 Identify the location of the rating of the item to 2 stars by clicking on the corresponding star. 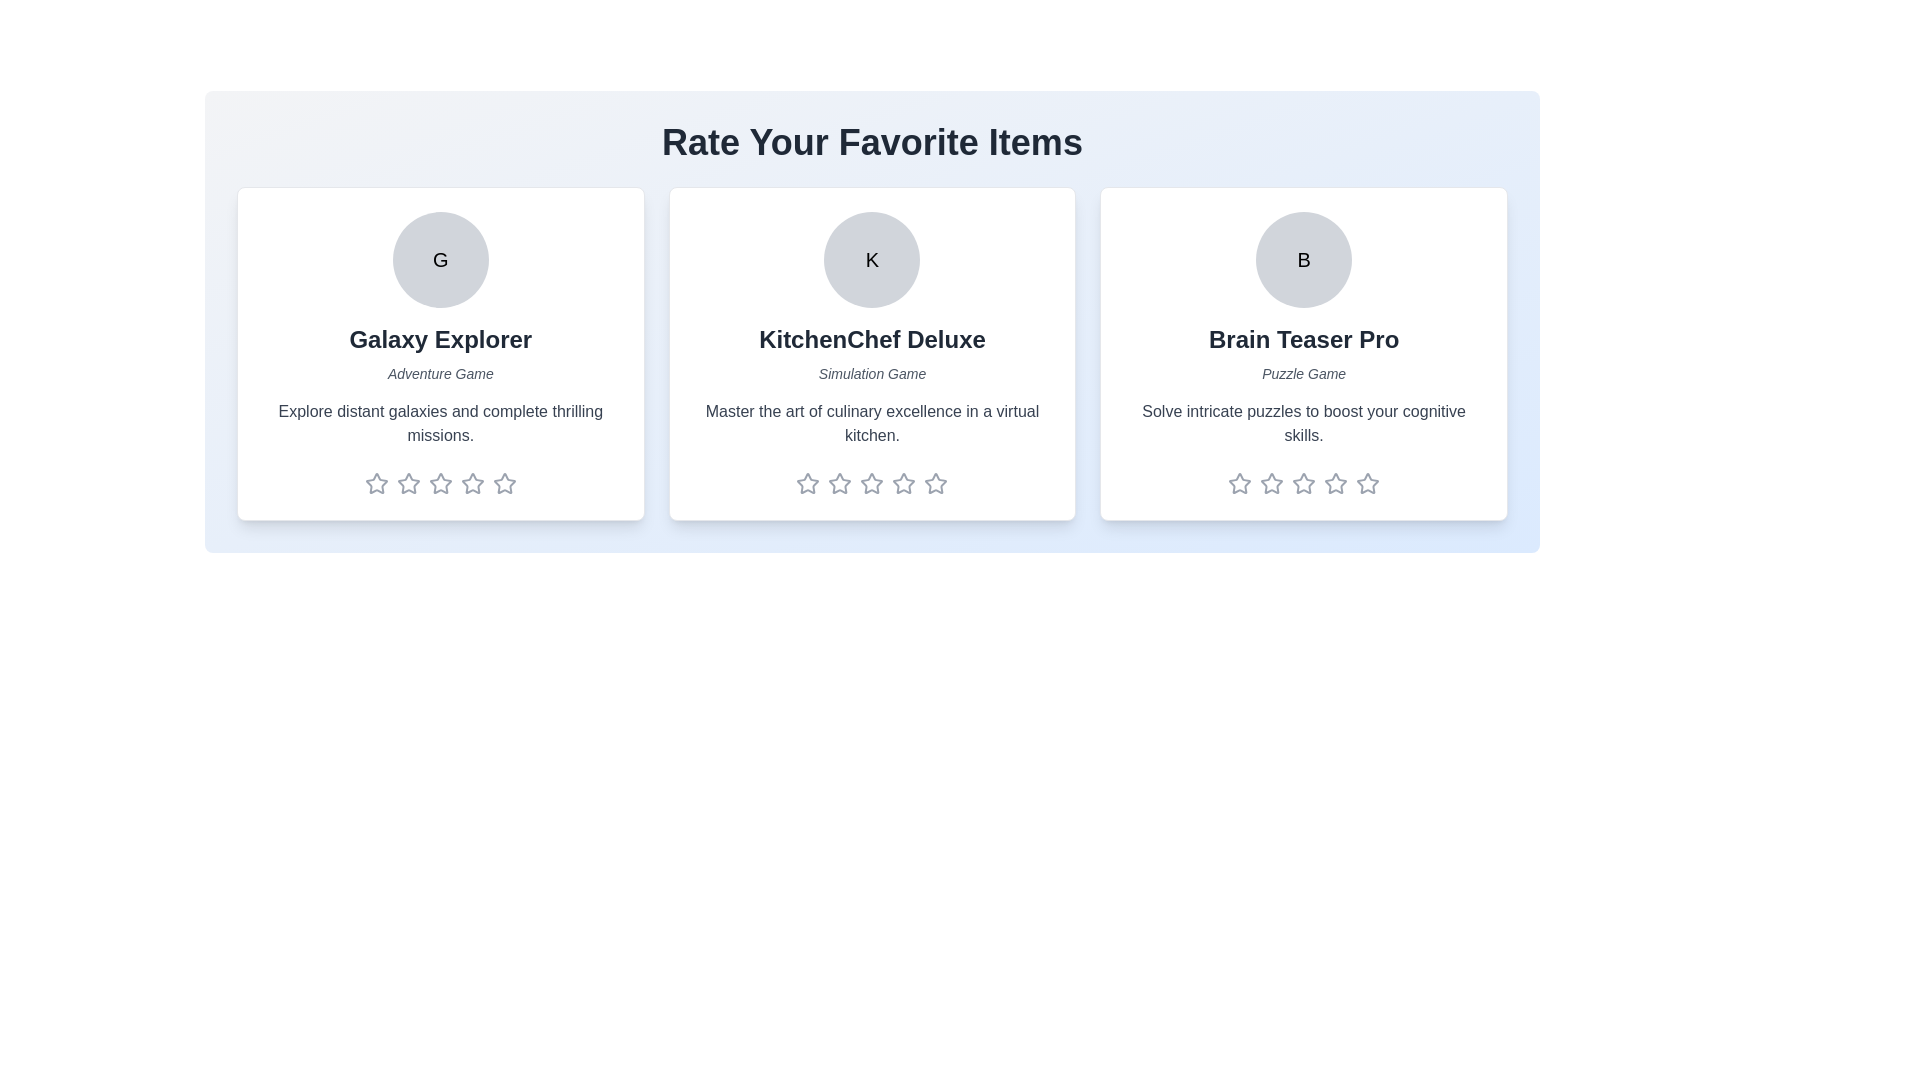
(407, 483).